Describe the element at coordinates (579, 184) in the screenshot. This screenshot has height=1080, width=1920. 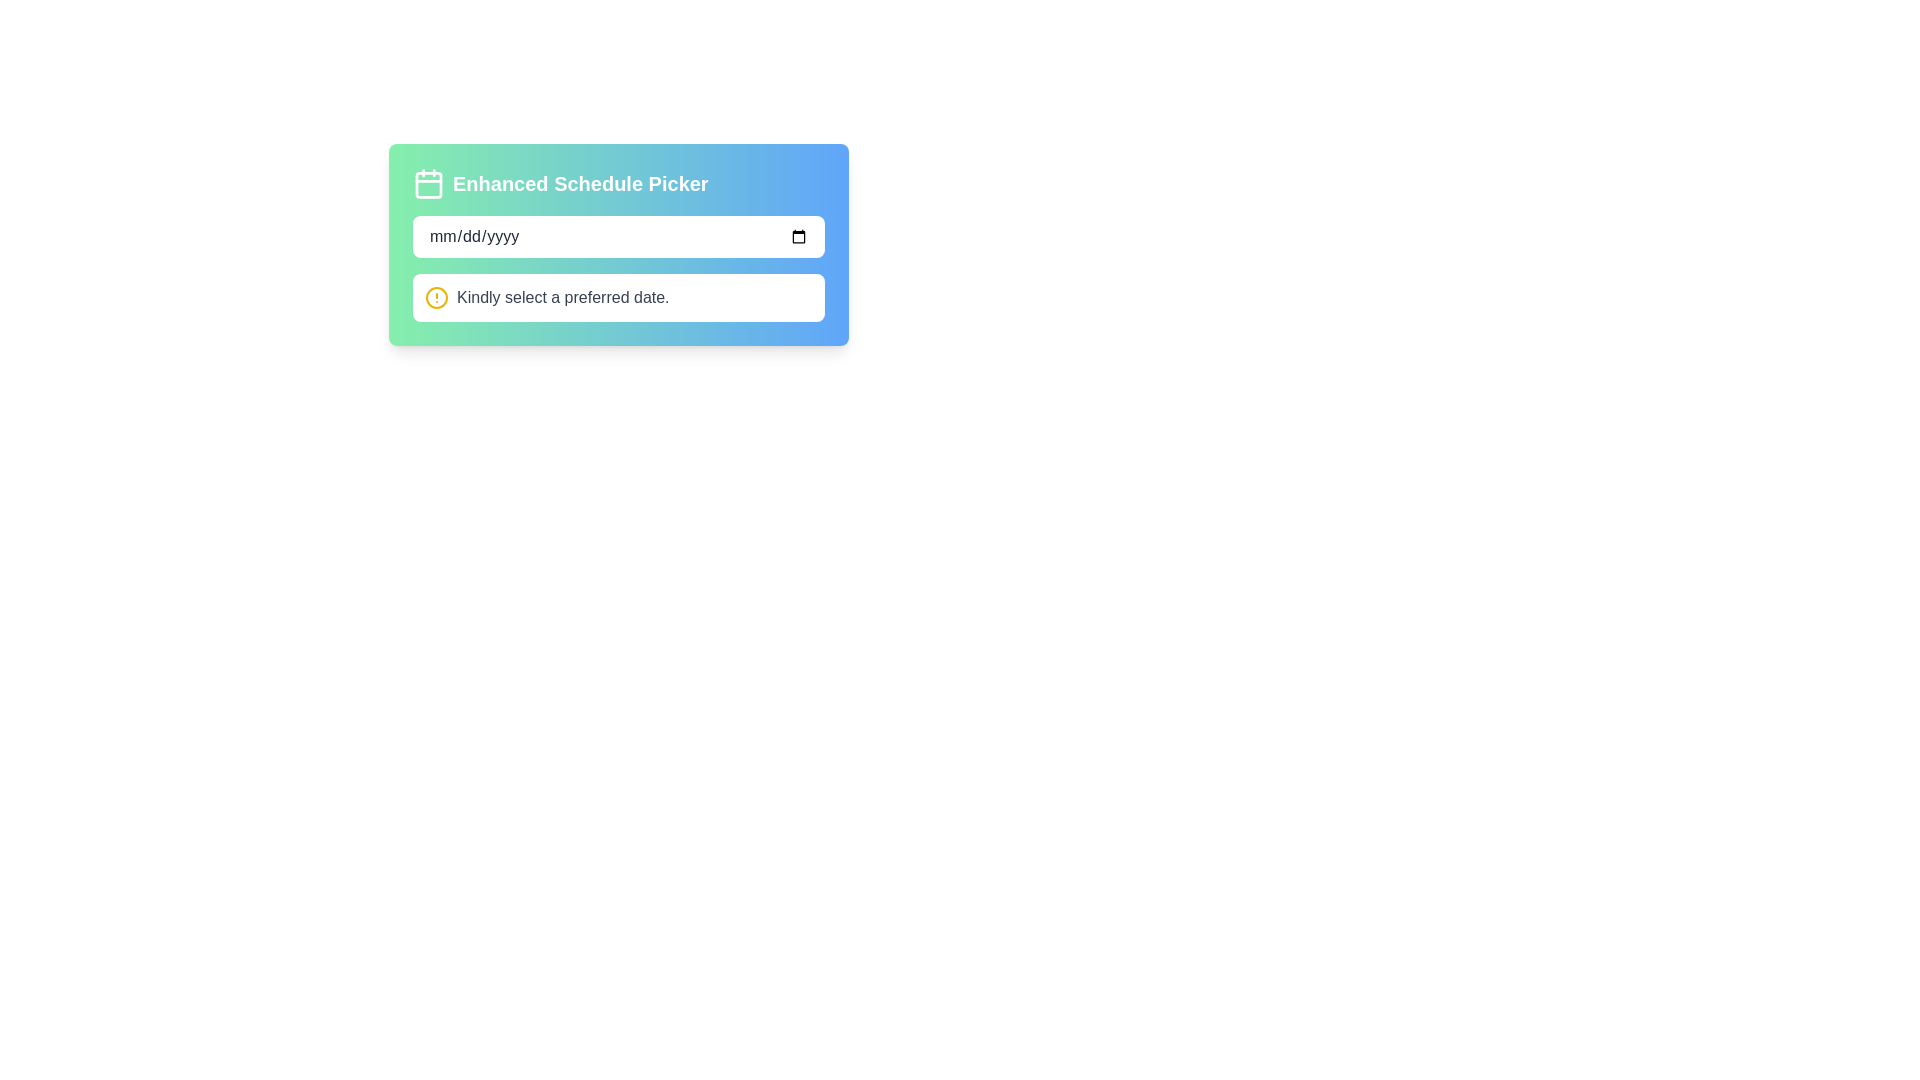
I see `the Text Label that serves as a header for the section, positioned near the top of the panel to the right of the calendar-like icon` at that location.